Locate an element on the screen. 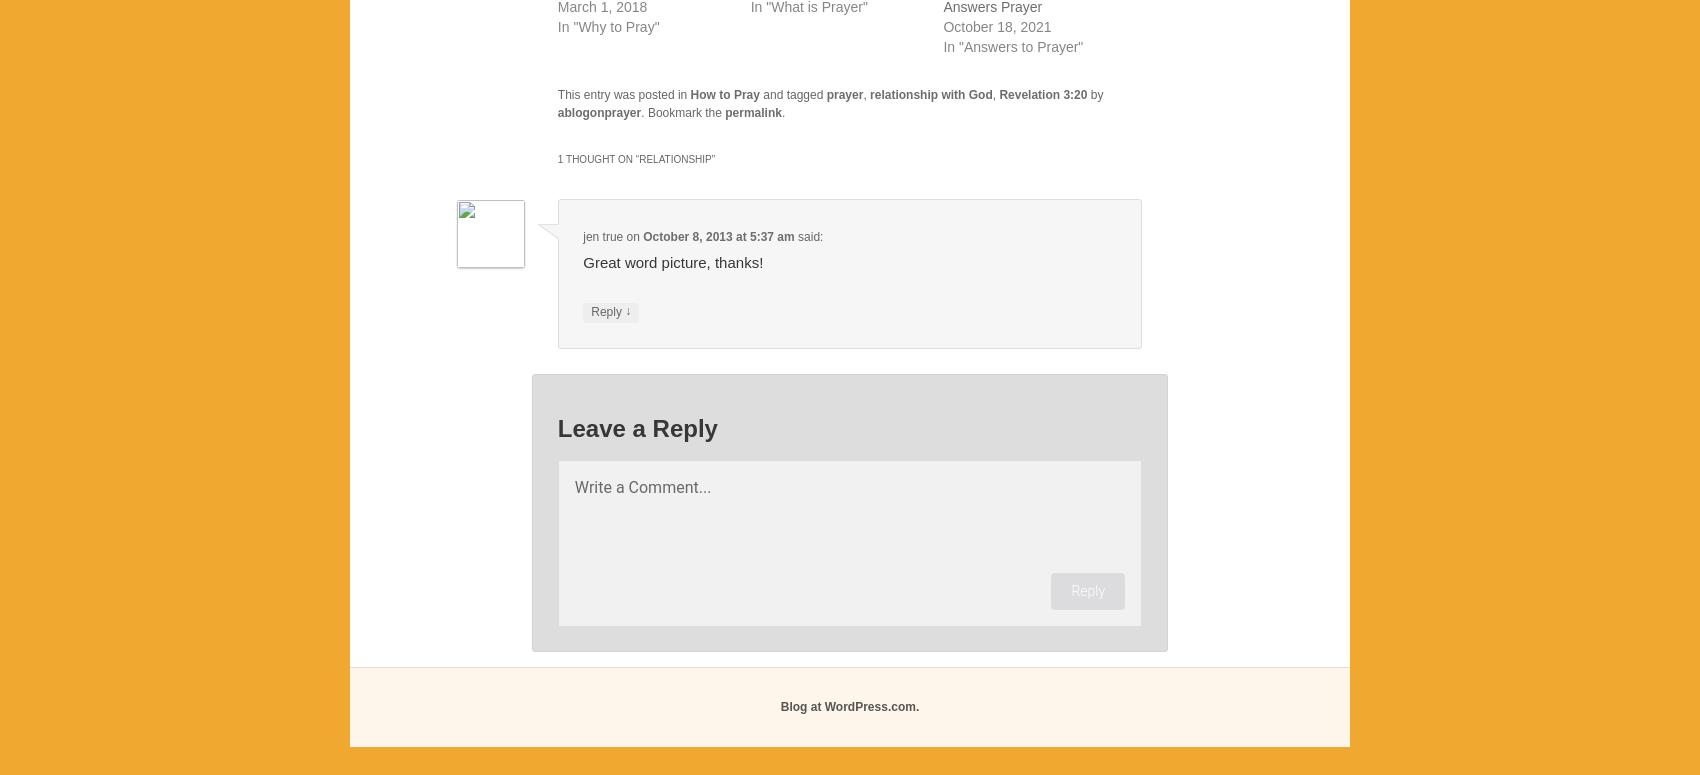  'relationship with God' is located at coordinates (930, 95).